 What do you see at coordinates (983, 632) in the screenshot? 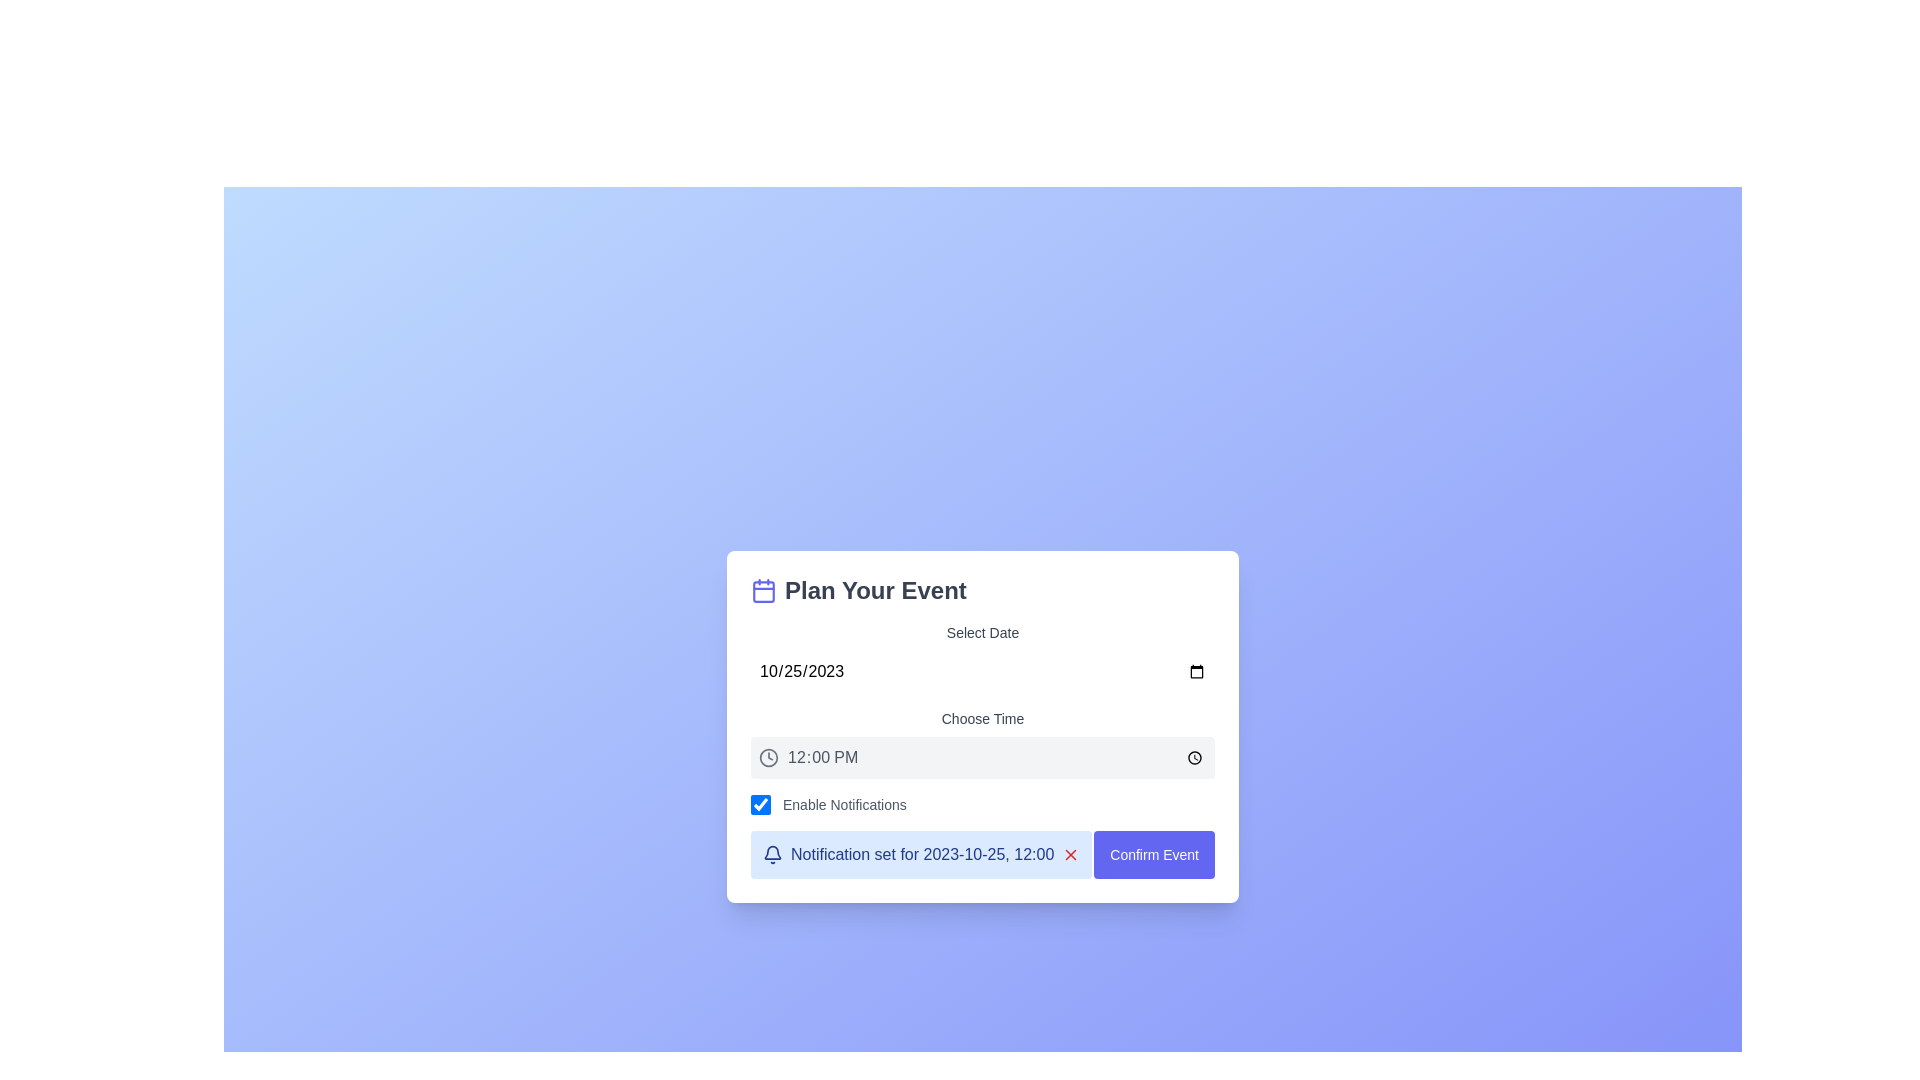
I see `the Text Label that serves as a guide for the date input field in the 'Plan Your Event' panel, located at the top center of the panel` at bounding box center [983, 632].